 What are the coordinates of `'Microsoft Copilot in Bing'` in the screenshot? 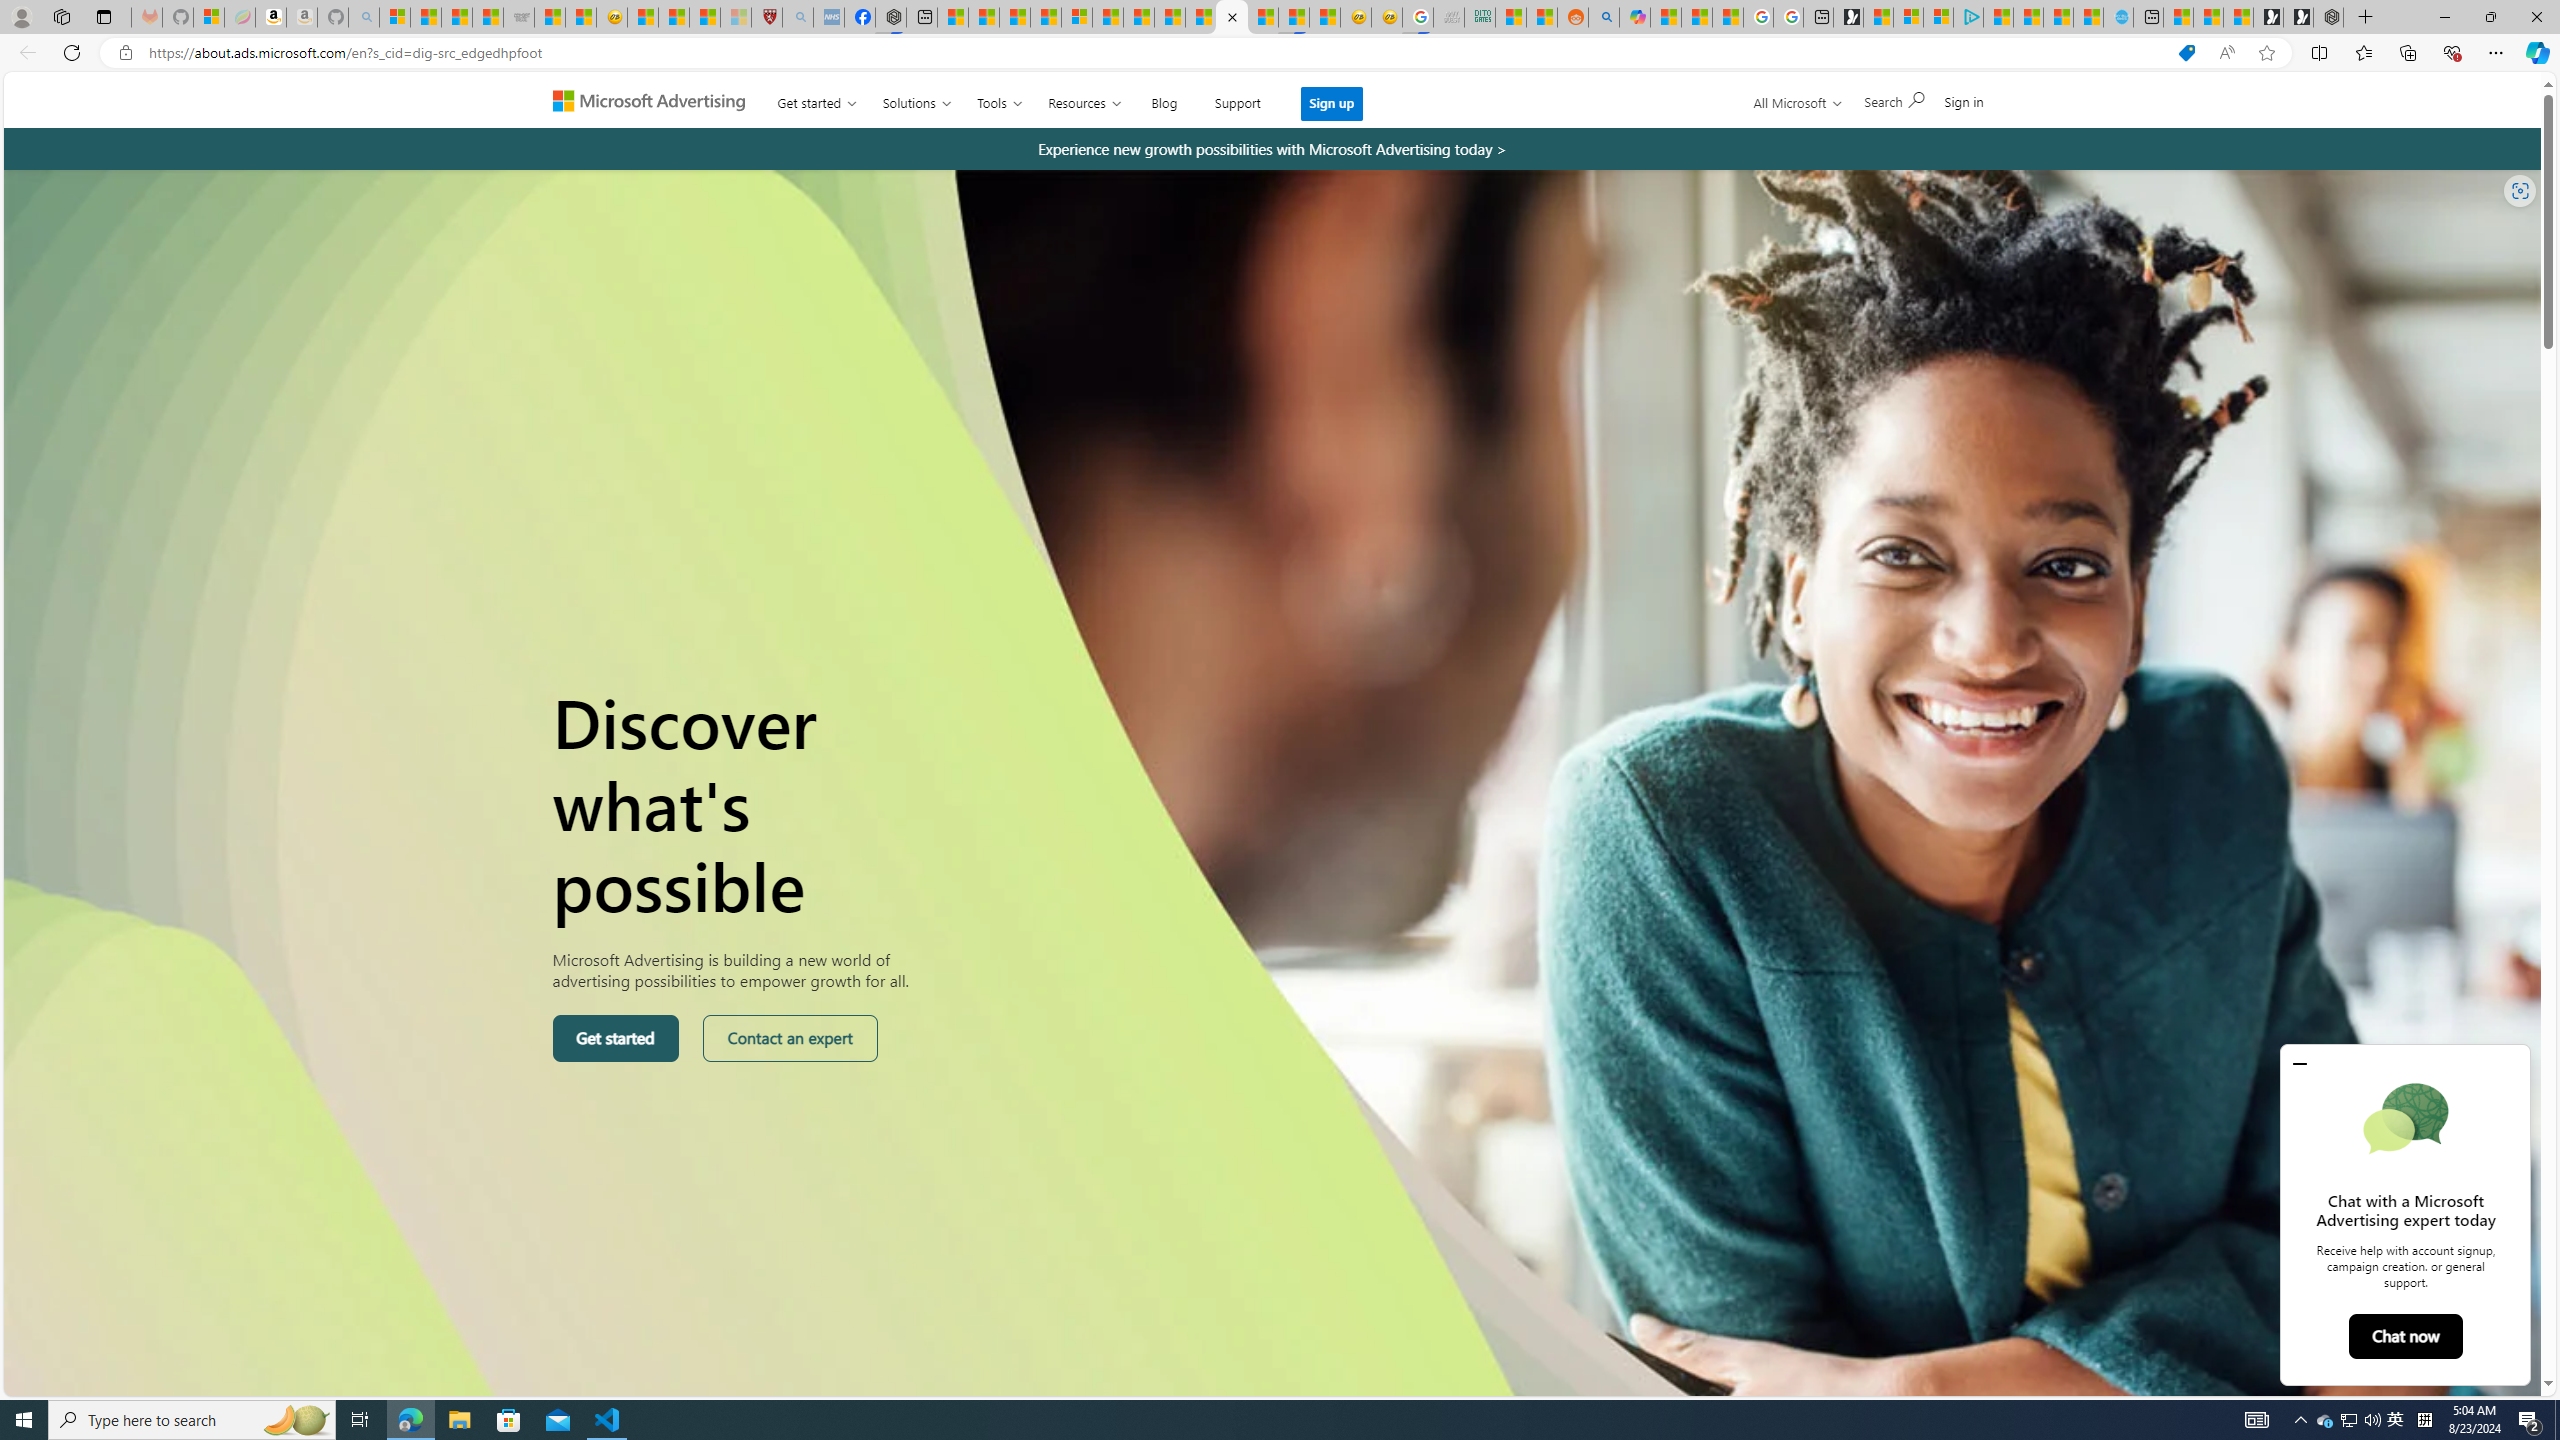 It's located at (1634, 16).